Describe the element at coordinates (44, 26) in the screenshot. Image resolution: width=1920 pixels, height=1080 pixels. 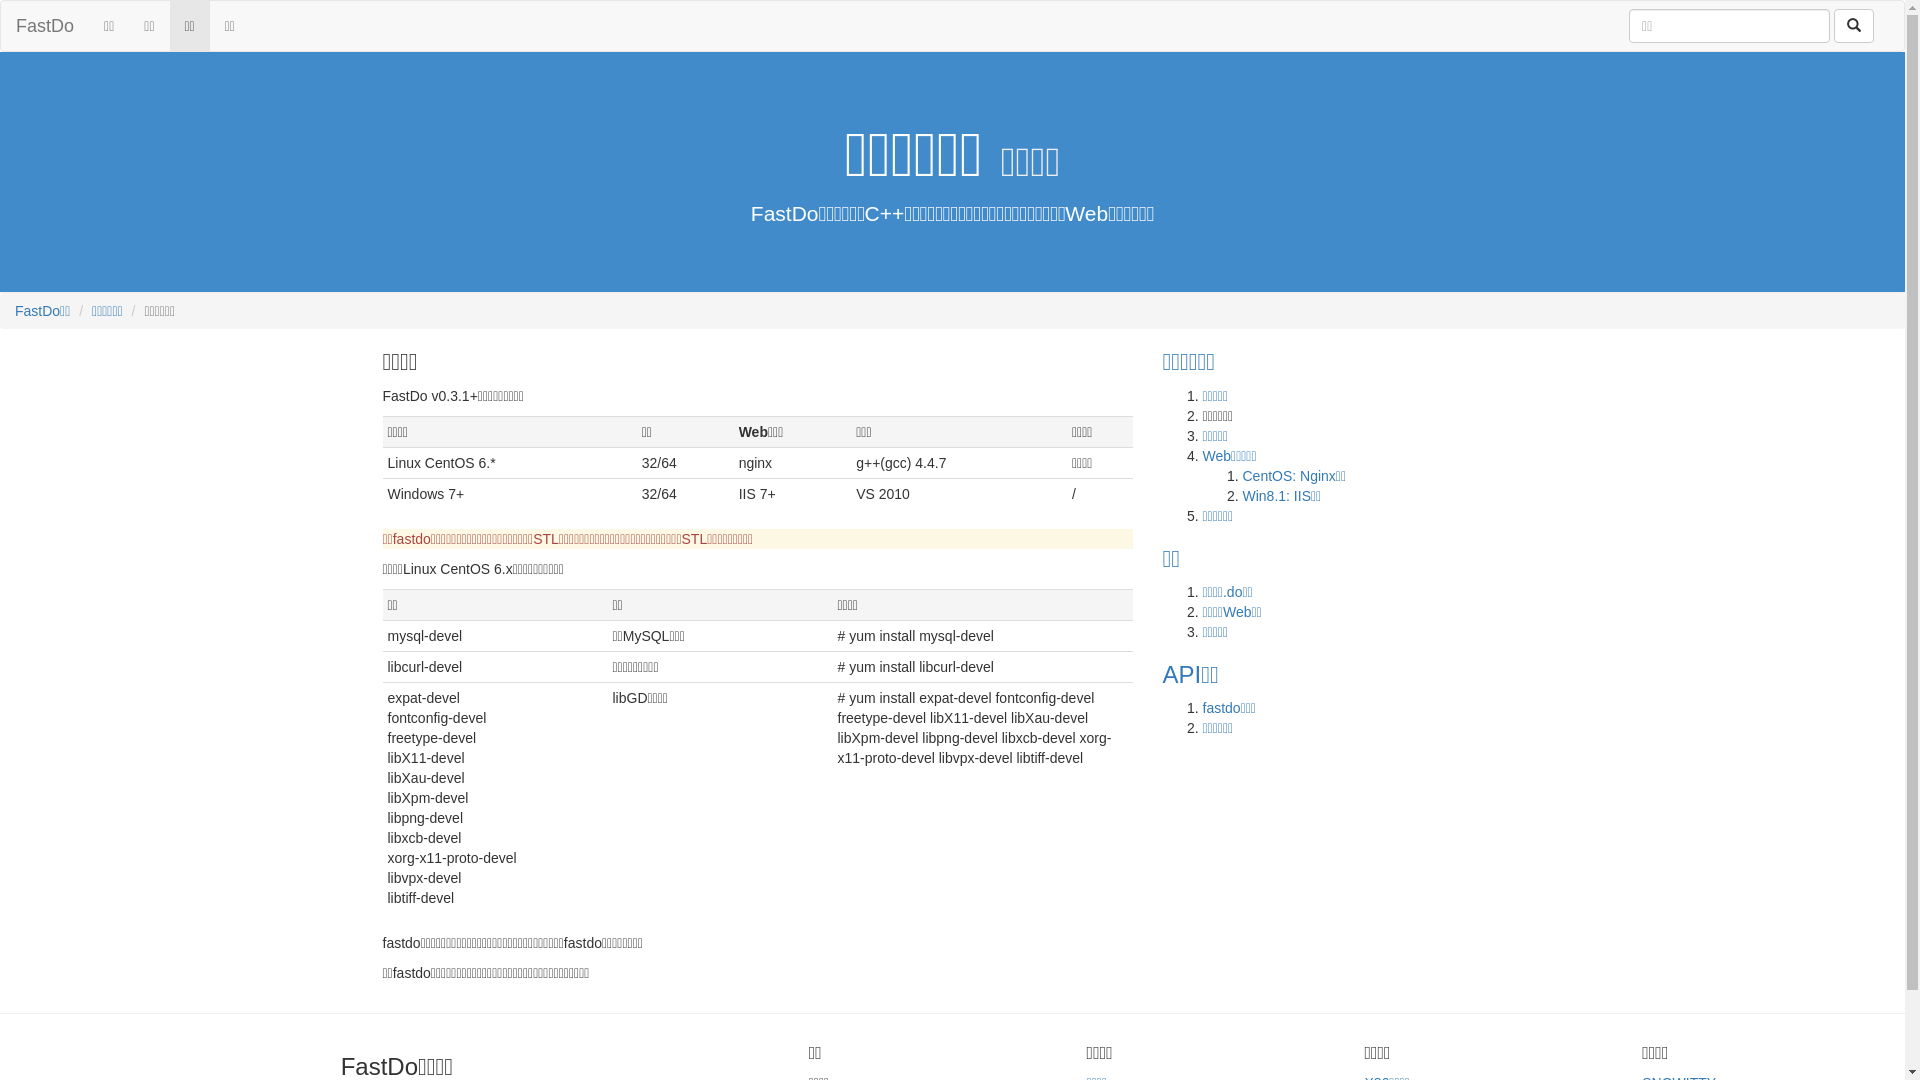
I see `'FastDo'` at that location.